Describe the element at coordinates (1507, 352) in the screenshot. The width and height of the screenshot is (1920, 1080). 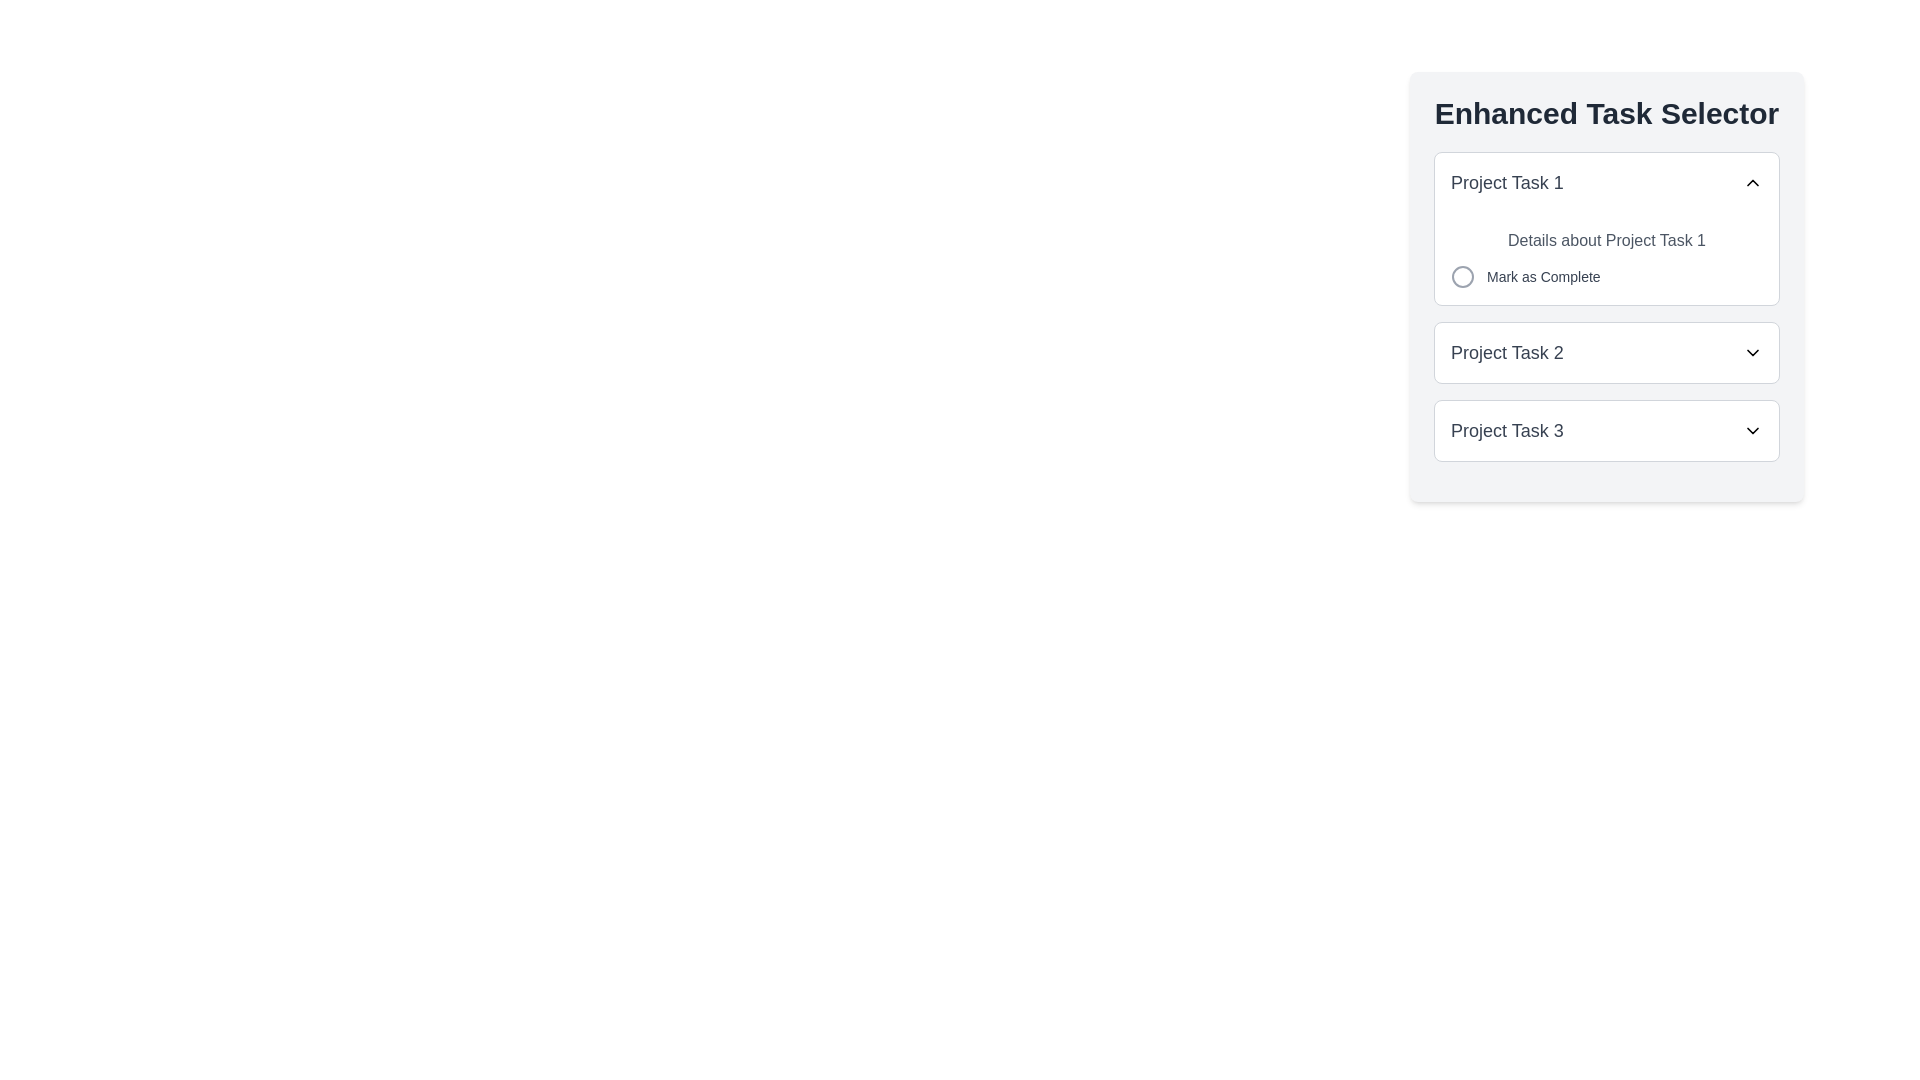
I see `the text label 'Project Task 2'` at that location.